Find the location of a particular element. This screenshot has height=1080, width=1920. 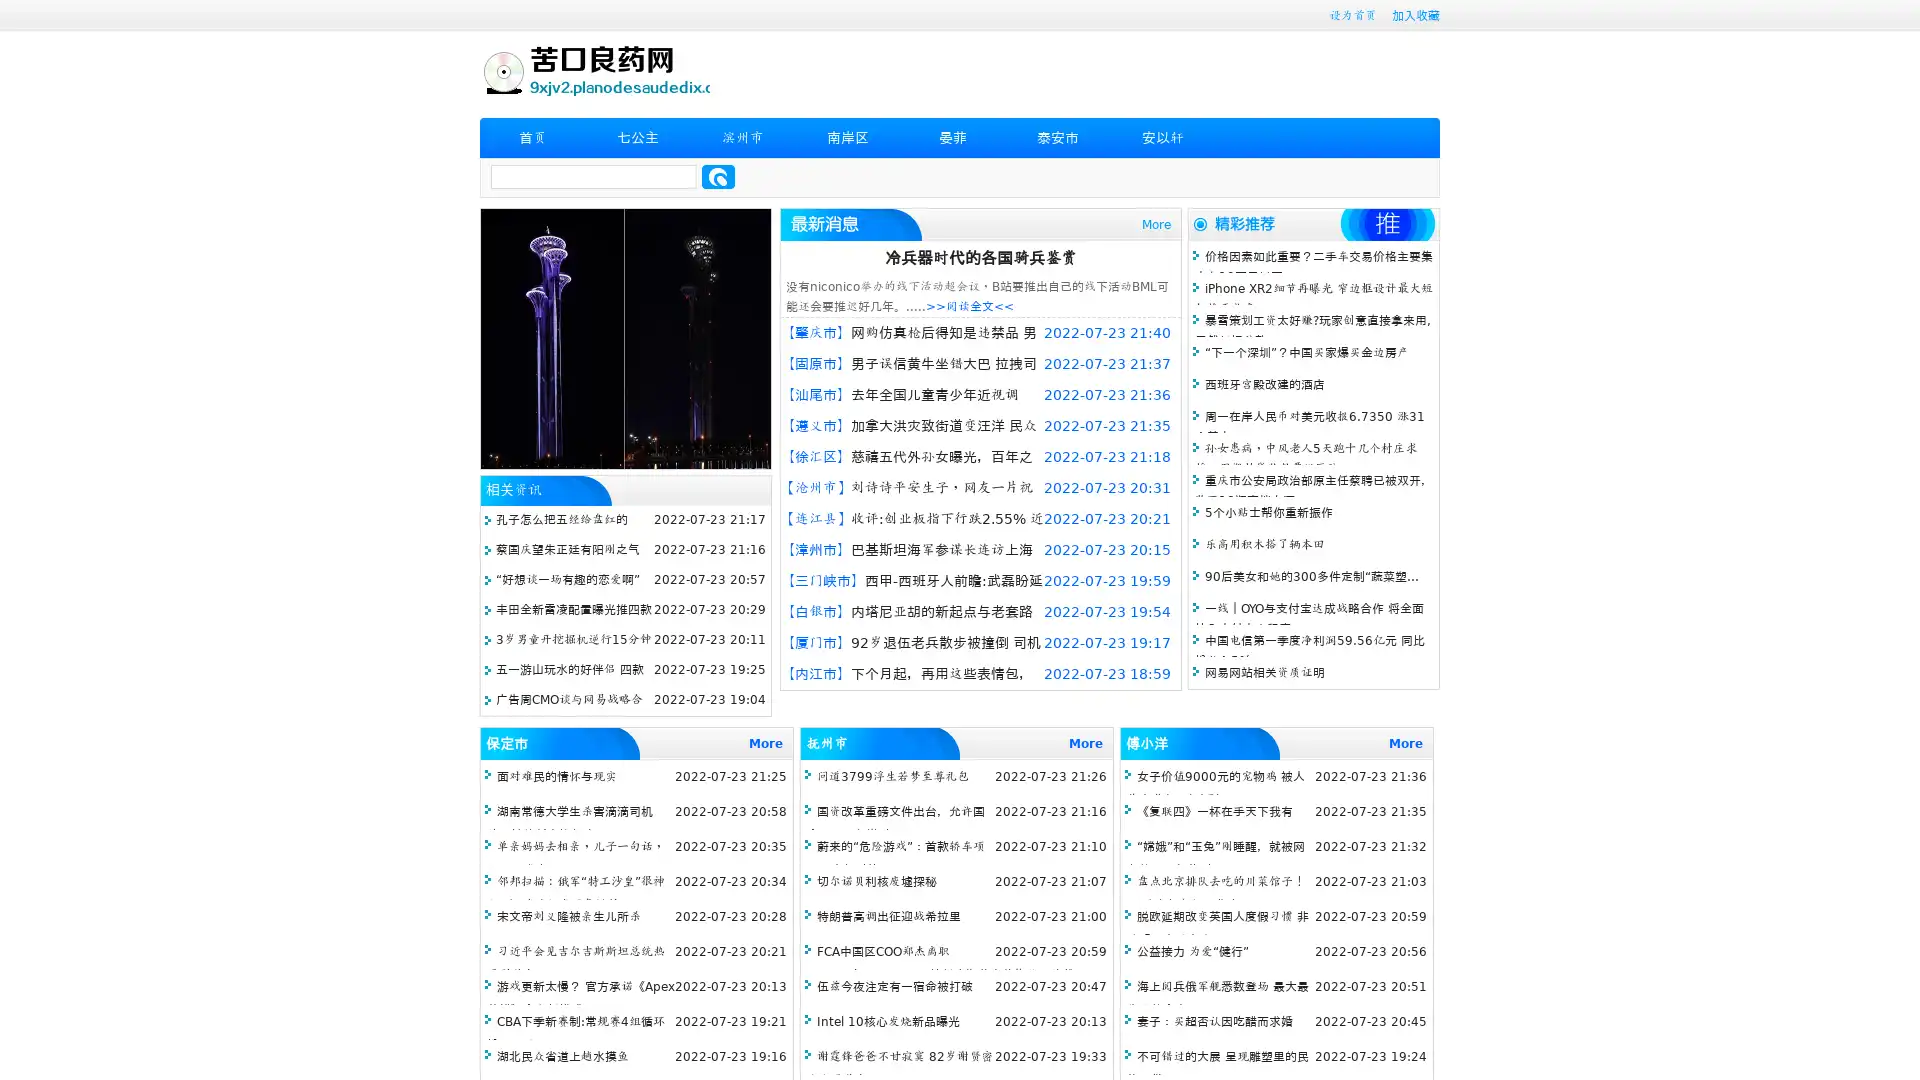

Search is located at coordinates (718, 176).